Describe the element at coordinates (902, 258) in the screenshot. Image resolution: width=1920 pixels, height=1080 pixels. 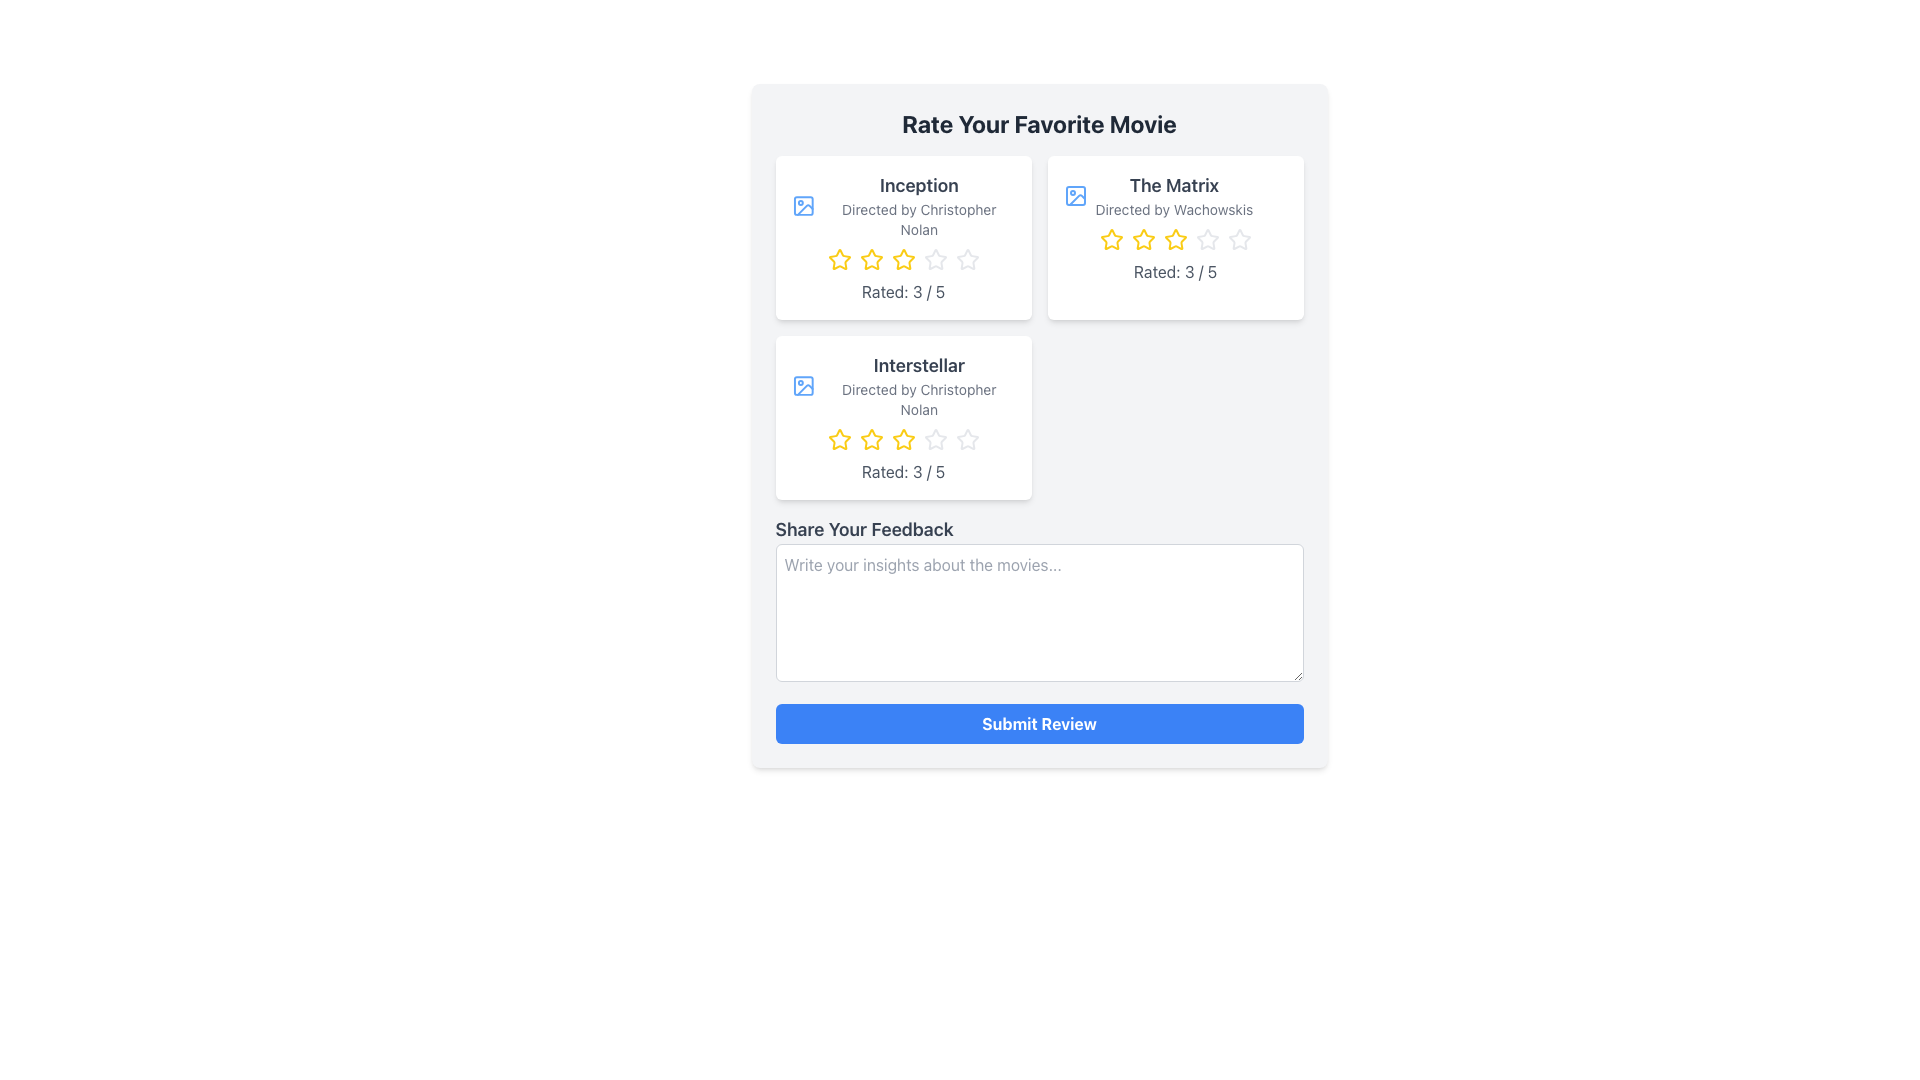
I see `the third star in the sequence of five stars under the 'Inception' movie card to adjust the rating` at that location.